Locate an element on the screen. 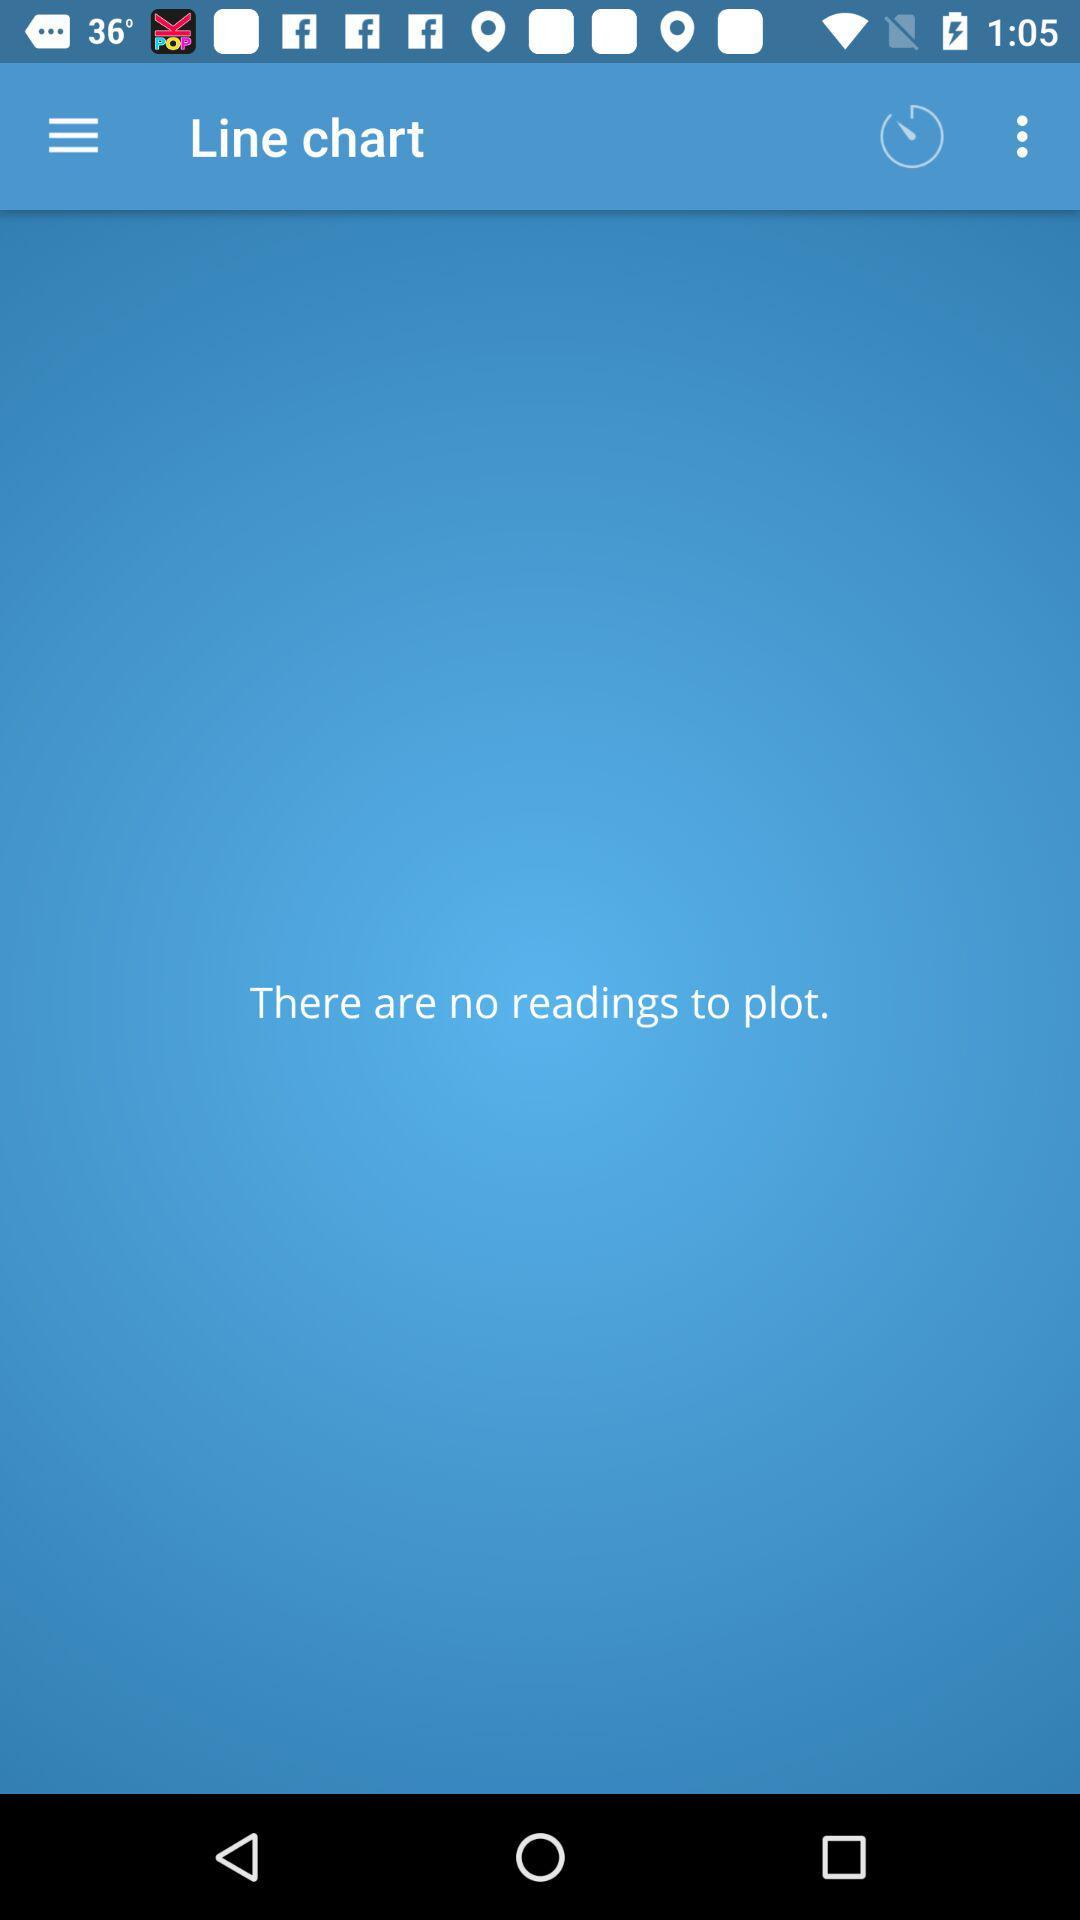  icon next to line chart item is located at coordinates (72, 135).